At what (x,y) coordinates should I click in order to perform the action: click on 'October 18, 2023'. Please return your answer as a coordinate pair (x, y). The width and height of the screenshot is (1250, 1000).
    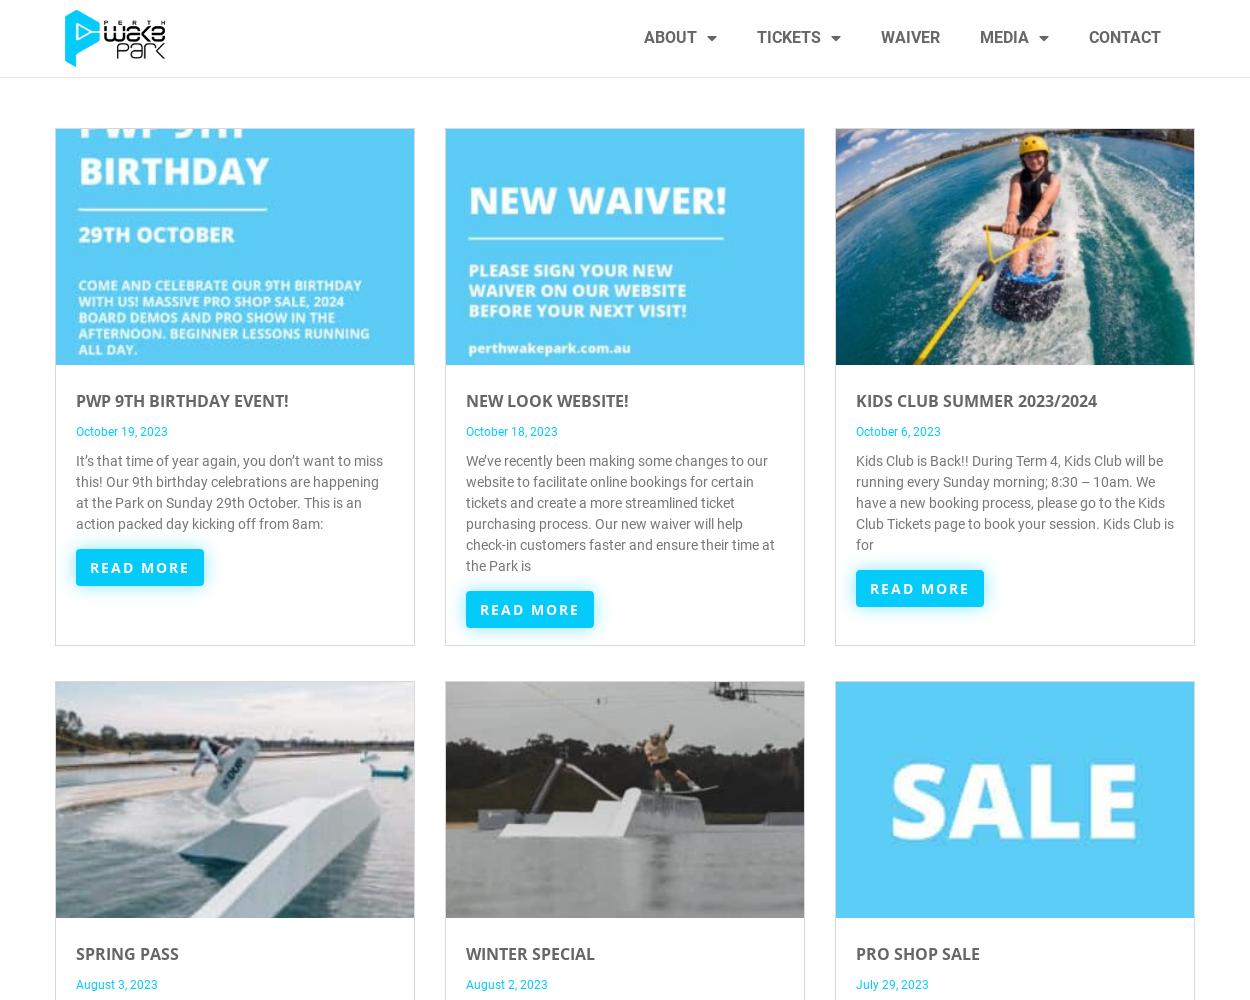
    Looking at the image, I should click on (512, 432).